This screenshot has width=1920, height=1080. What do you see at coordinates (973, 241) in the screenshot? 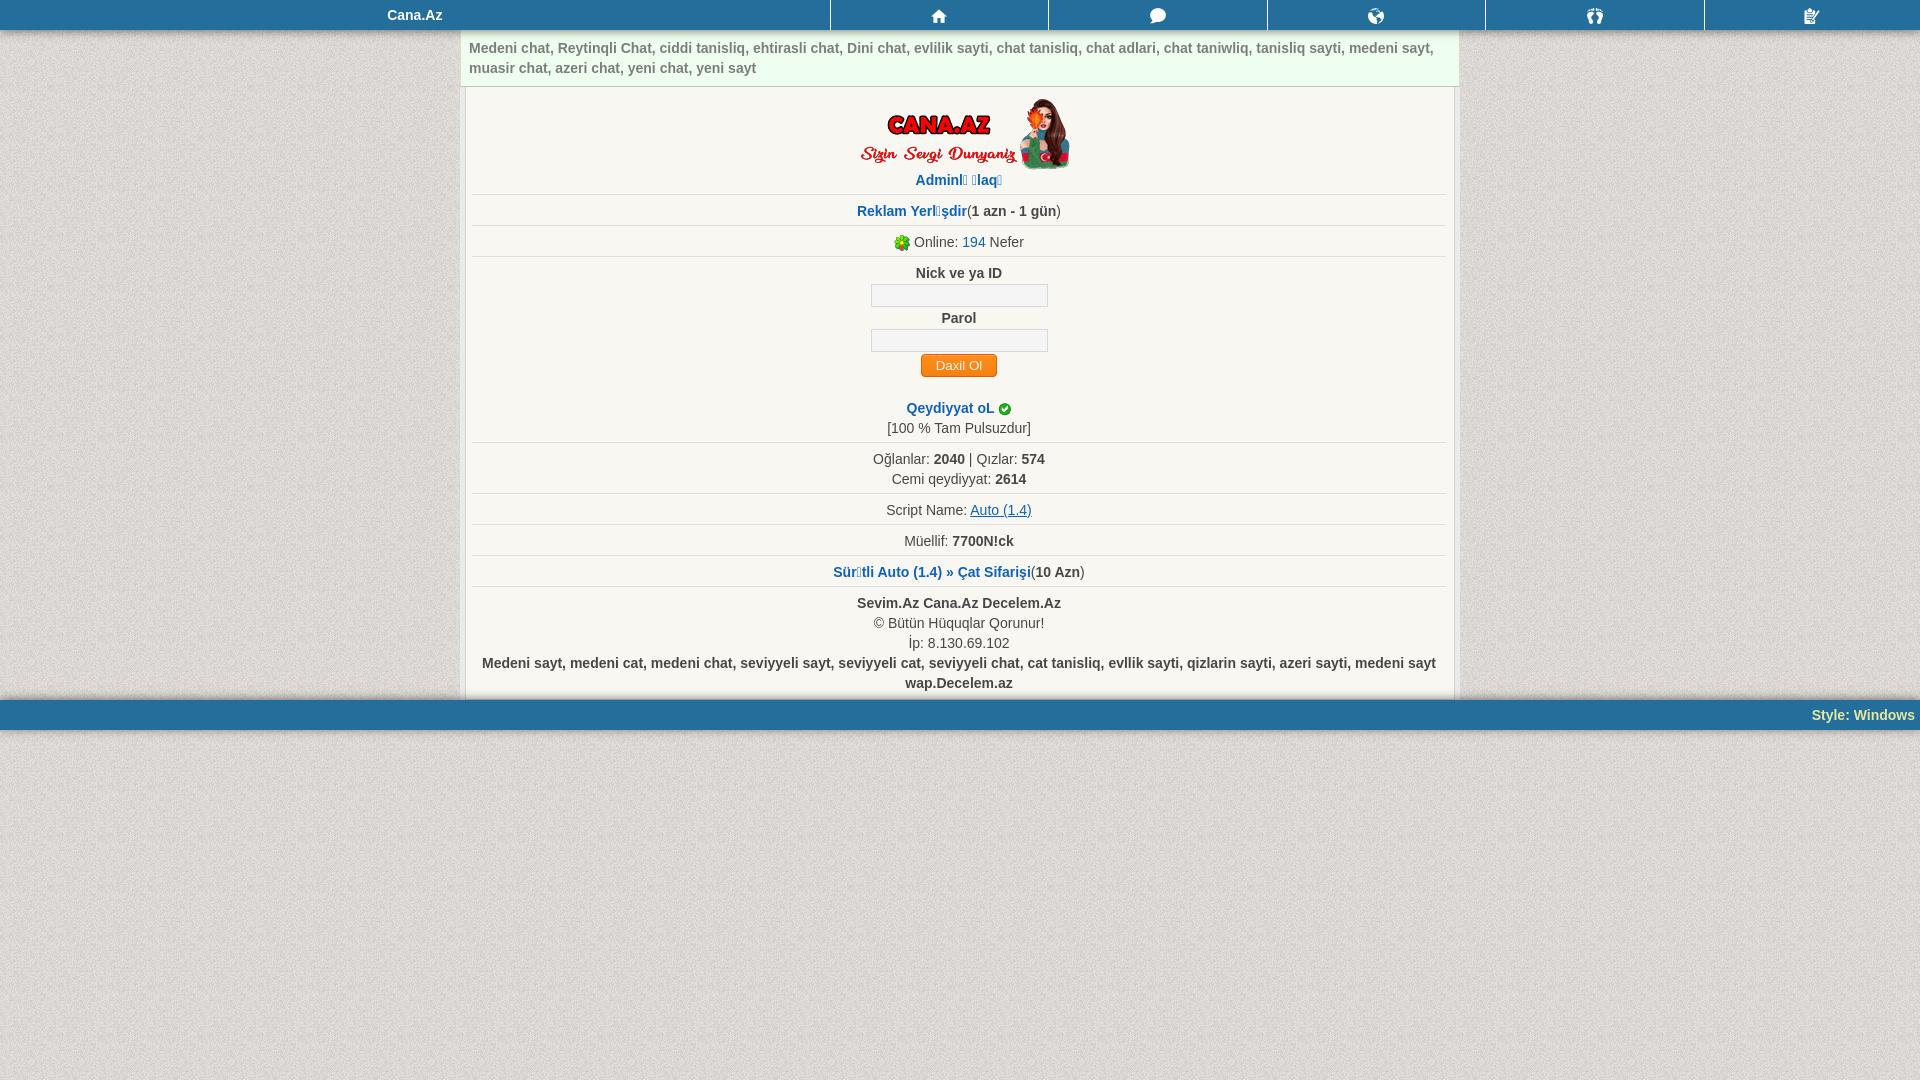
I see `'194'` at bounding box center [973, 241].